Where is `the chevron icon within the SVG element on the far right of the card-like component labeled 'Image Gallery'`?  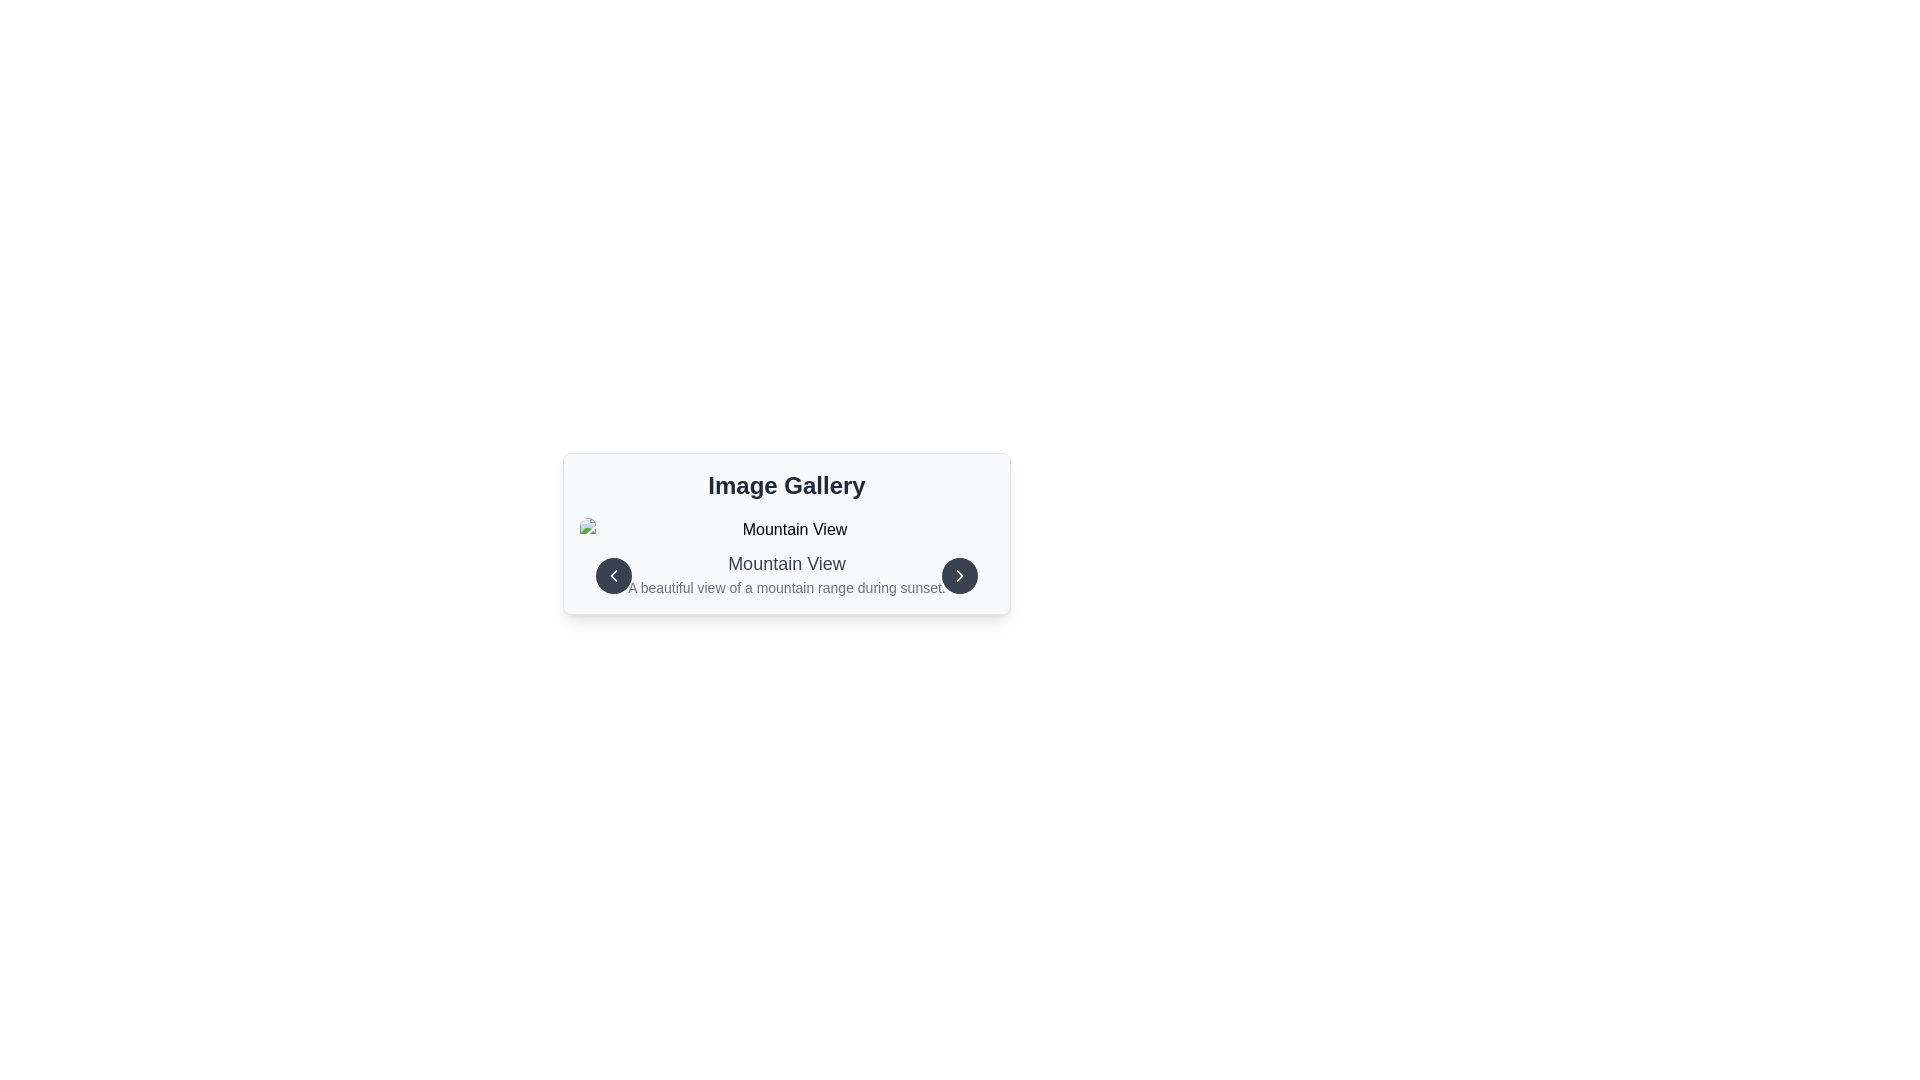
the chevron icon within the SVG element on the far right of the card-like component labeled 'Image Gallery' is located at coordinates (960, 575).